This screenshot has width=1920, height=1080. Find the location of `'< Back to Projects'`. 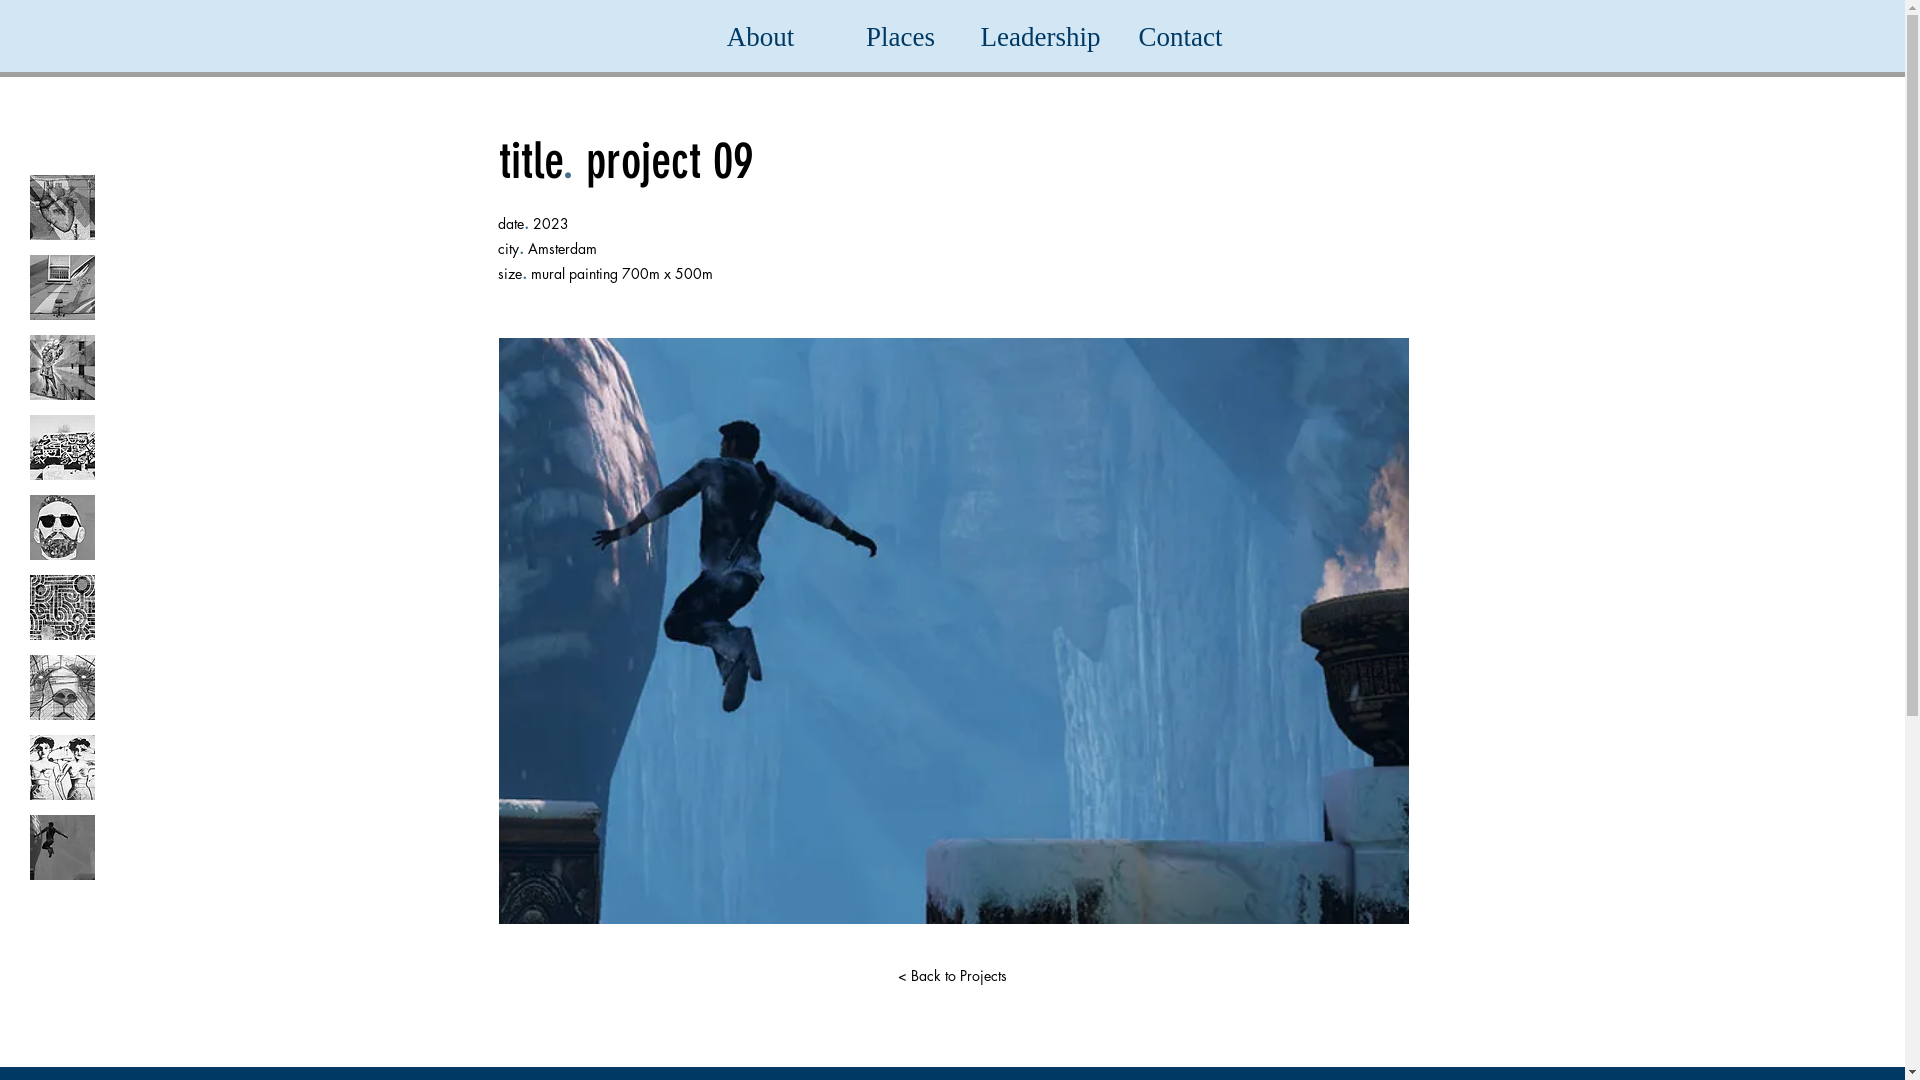

'< Back to Projects' is located at coordinates (952, 974).